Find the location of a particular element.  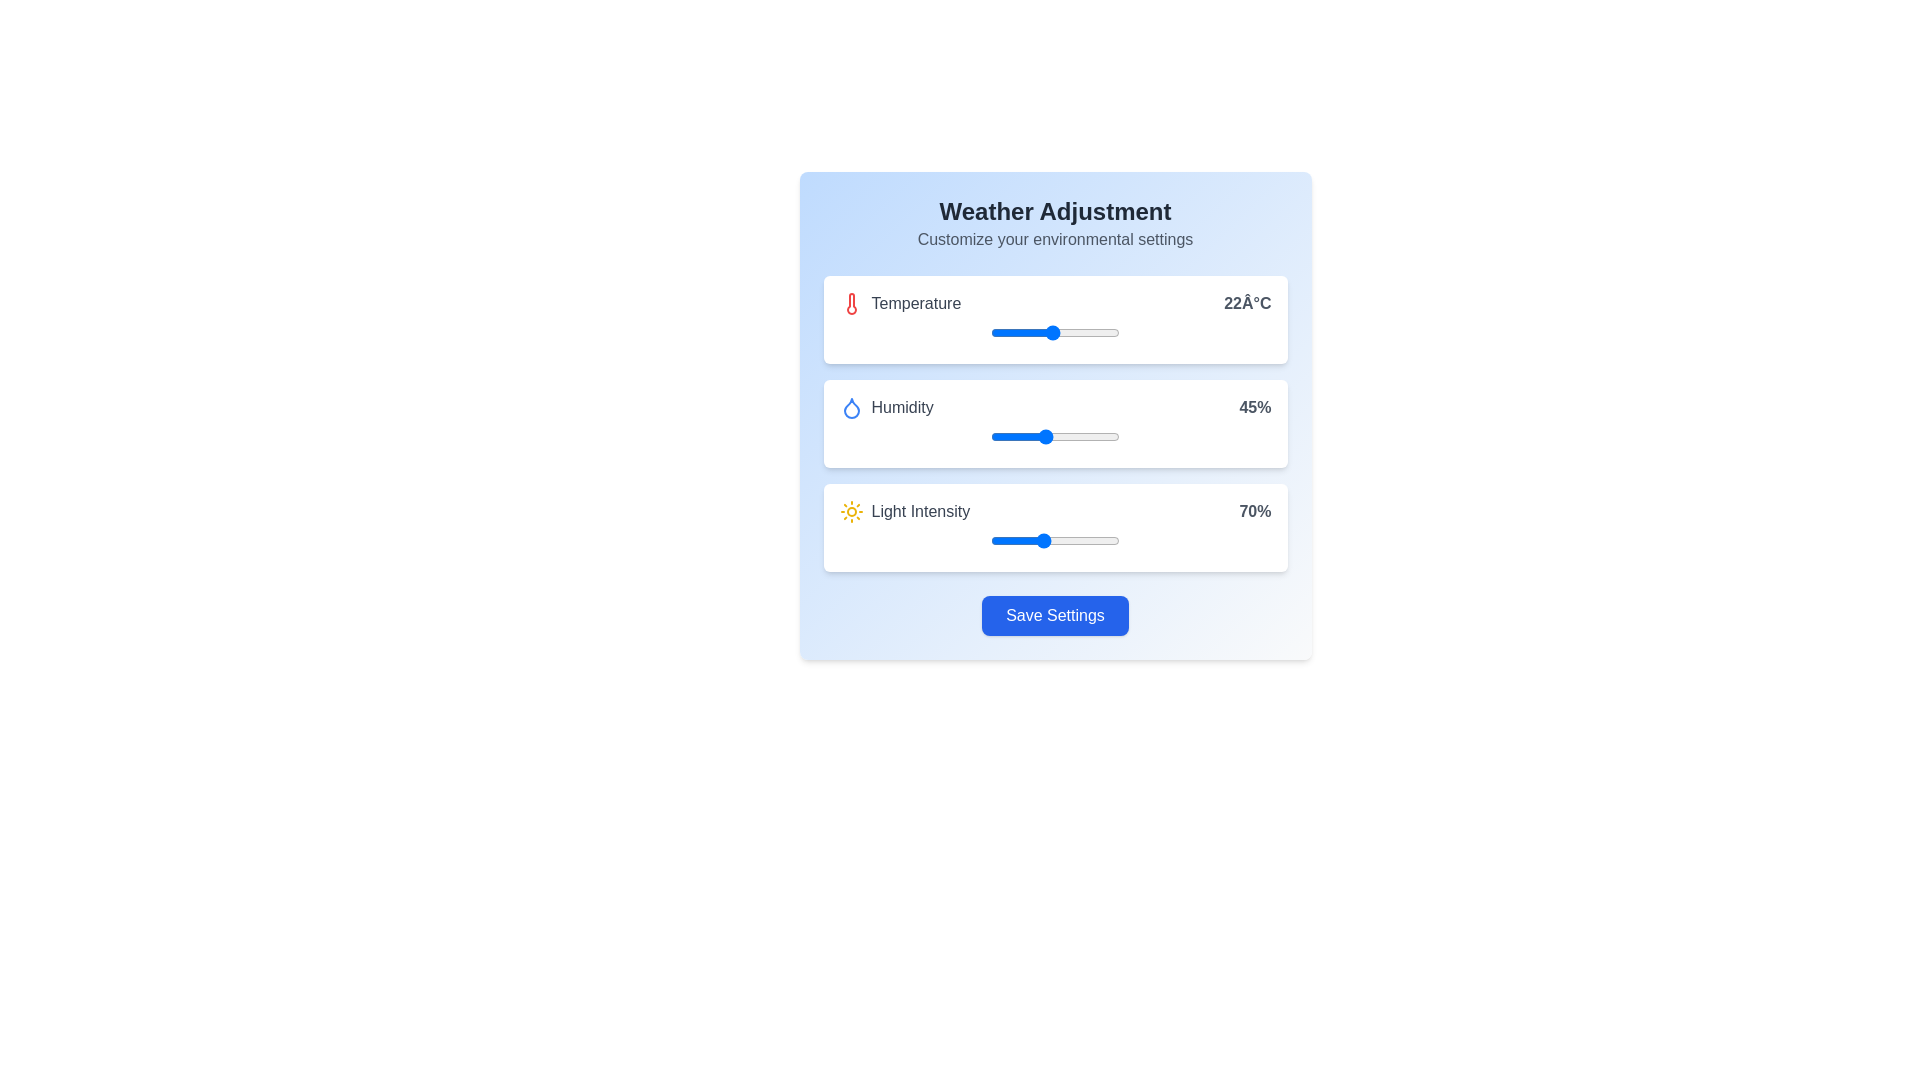

the 'Save' button located at the bottom of the 'Weather Adjustment' card is located at coordinates (1054, 615).